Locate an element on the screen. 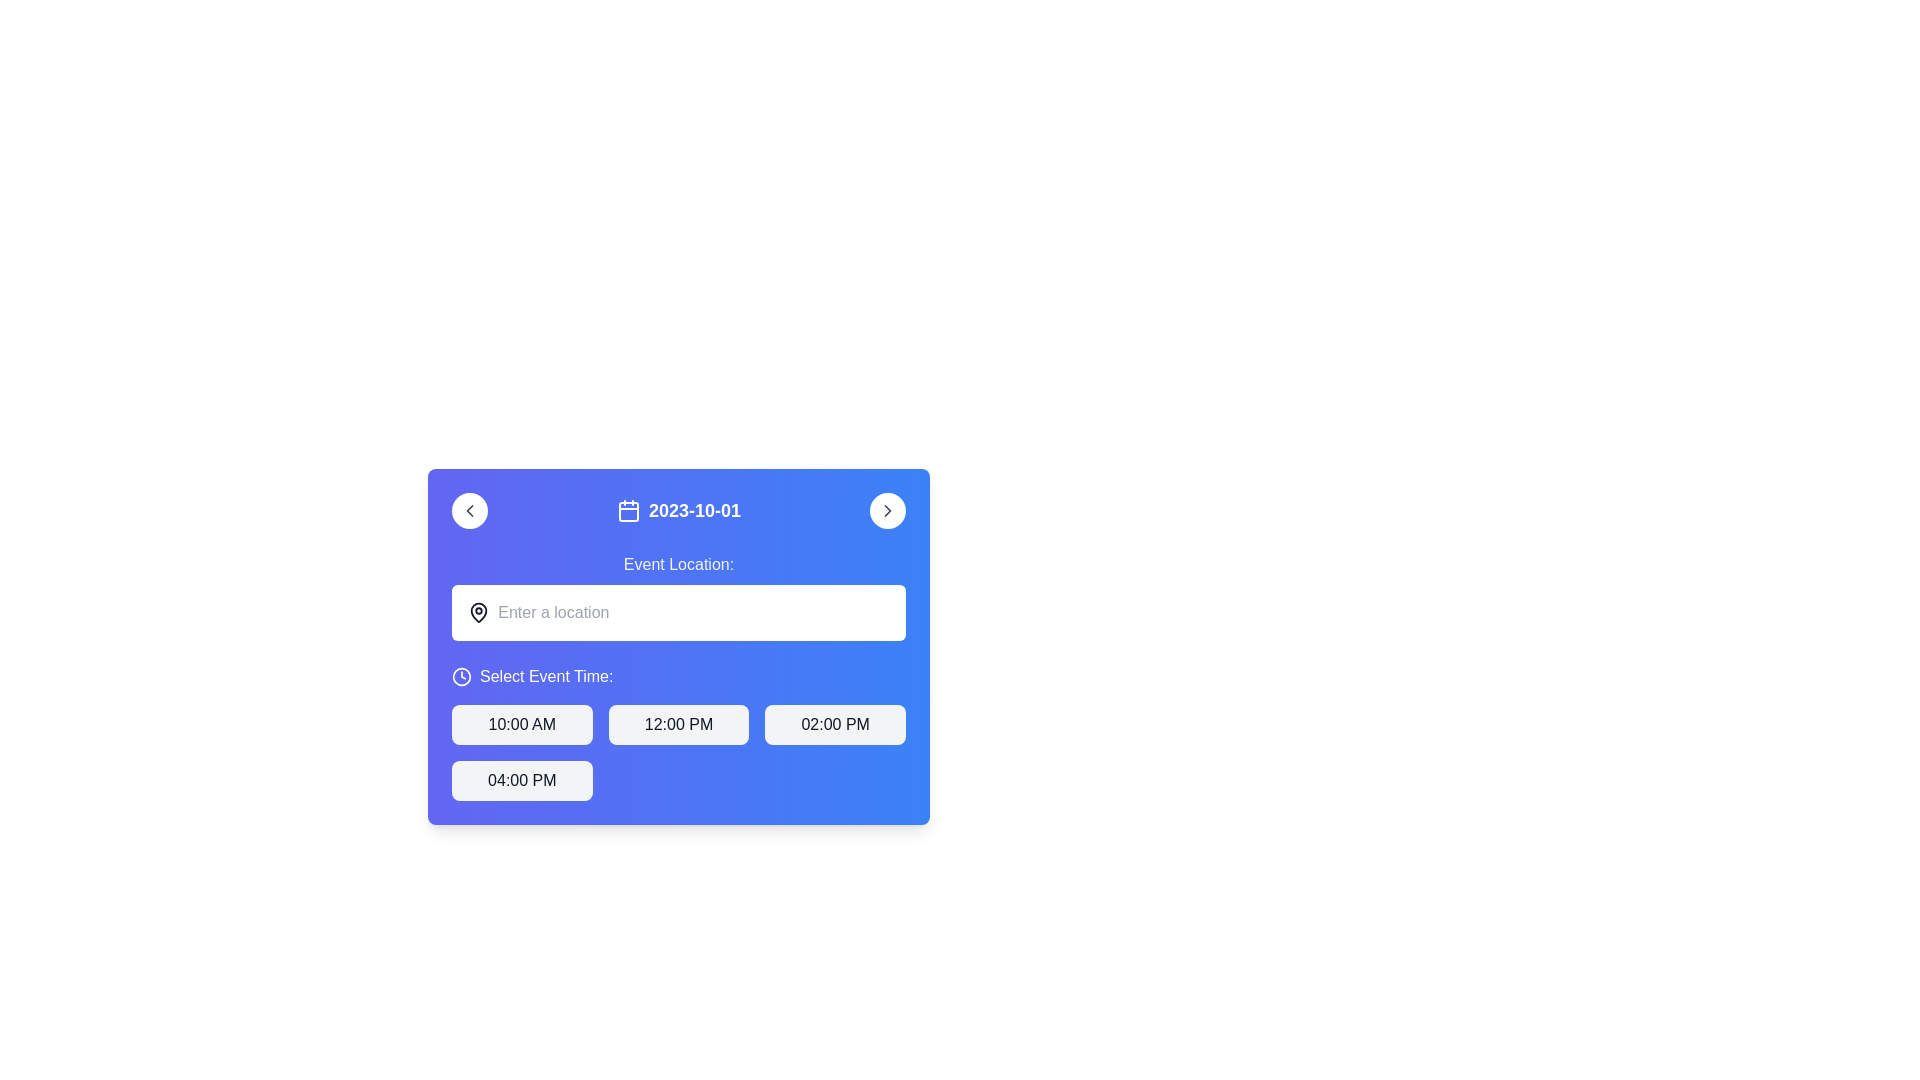  the options in the interactive grid layout for selecting event times is located at coordinates (678, 752).